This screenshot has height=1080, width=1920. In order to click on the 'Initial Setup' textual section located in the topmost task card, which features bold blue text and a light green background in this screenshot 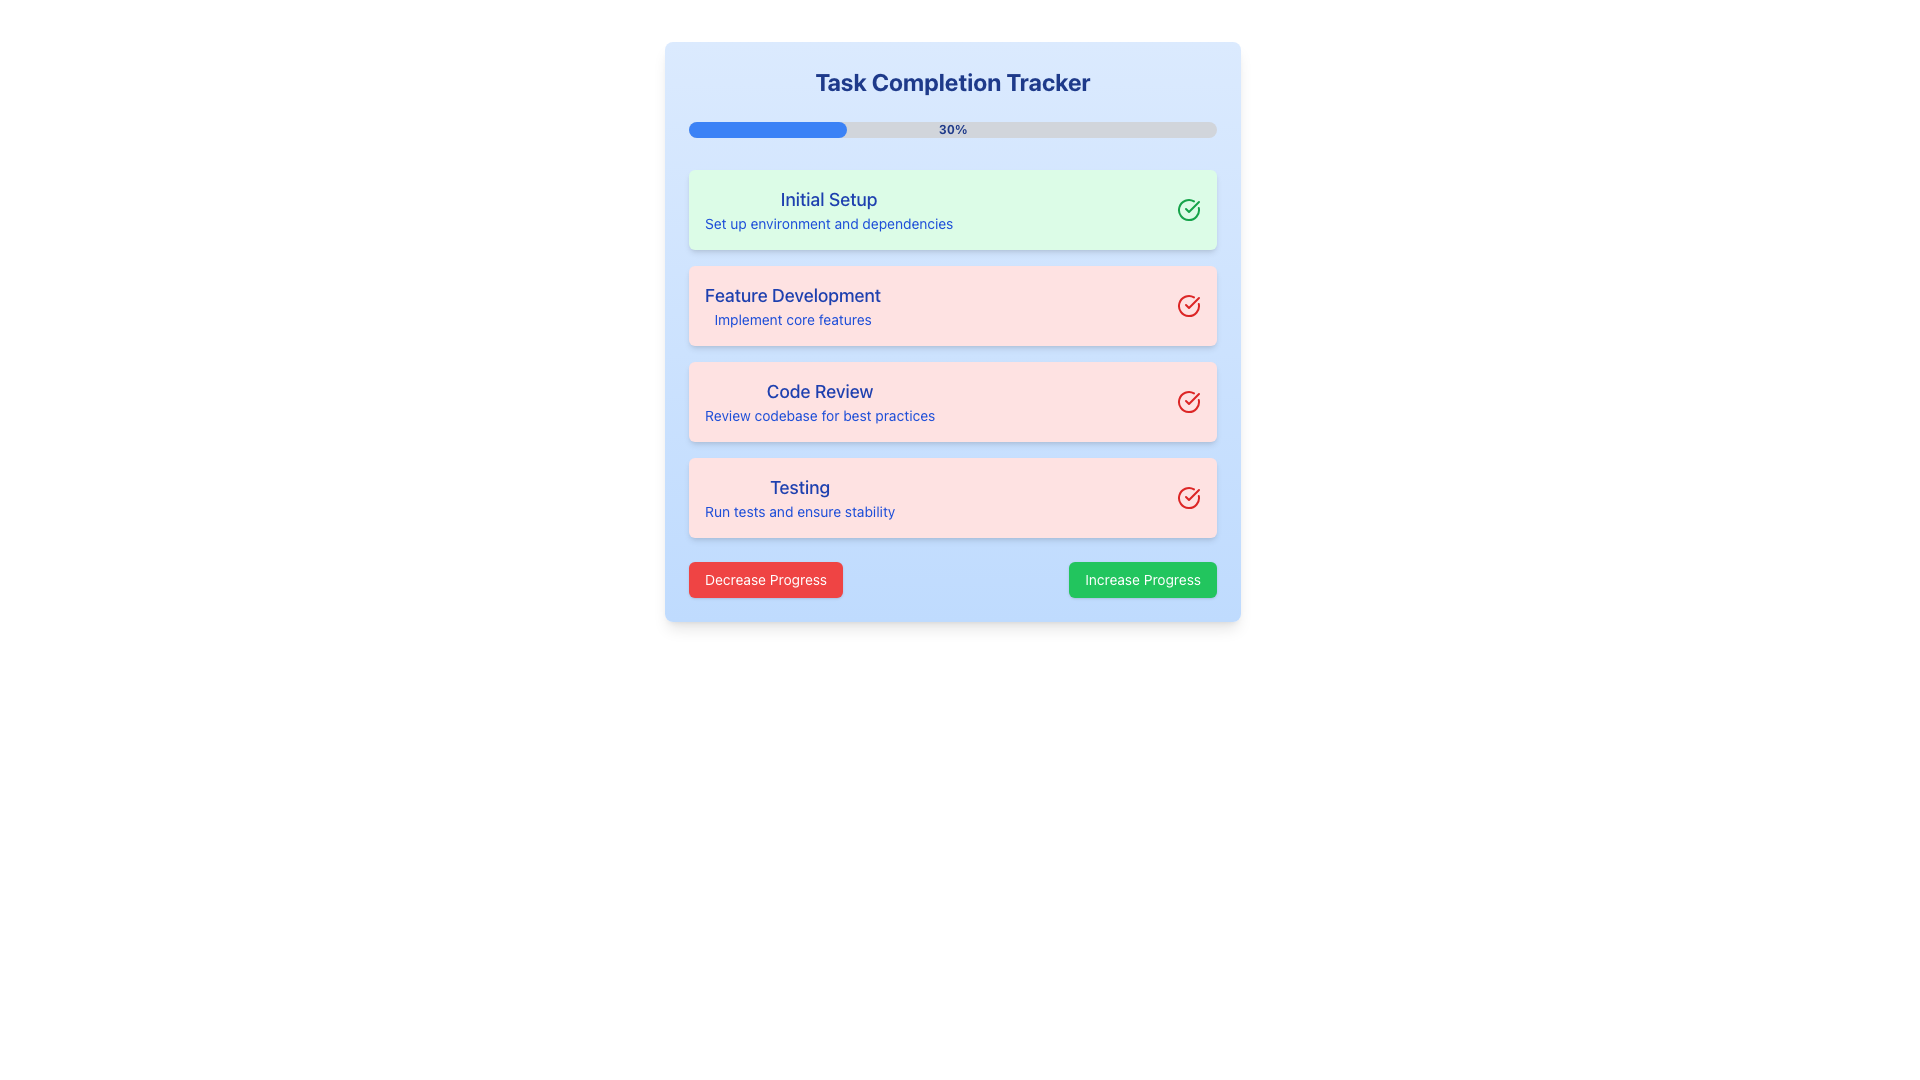, I will do `click(829, 209)`.